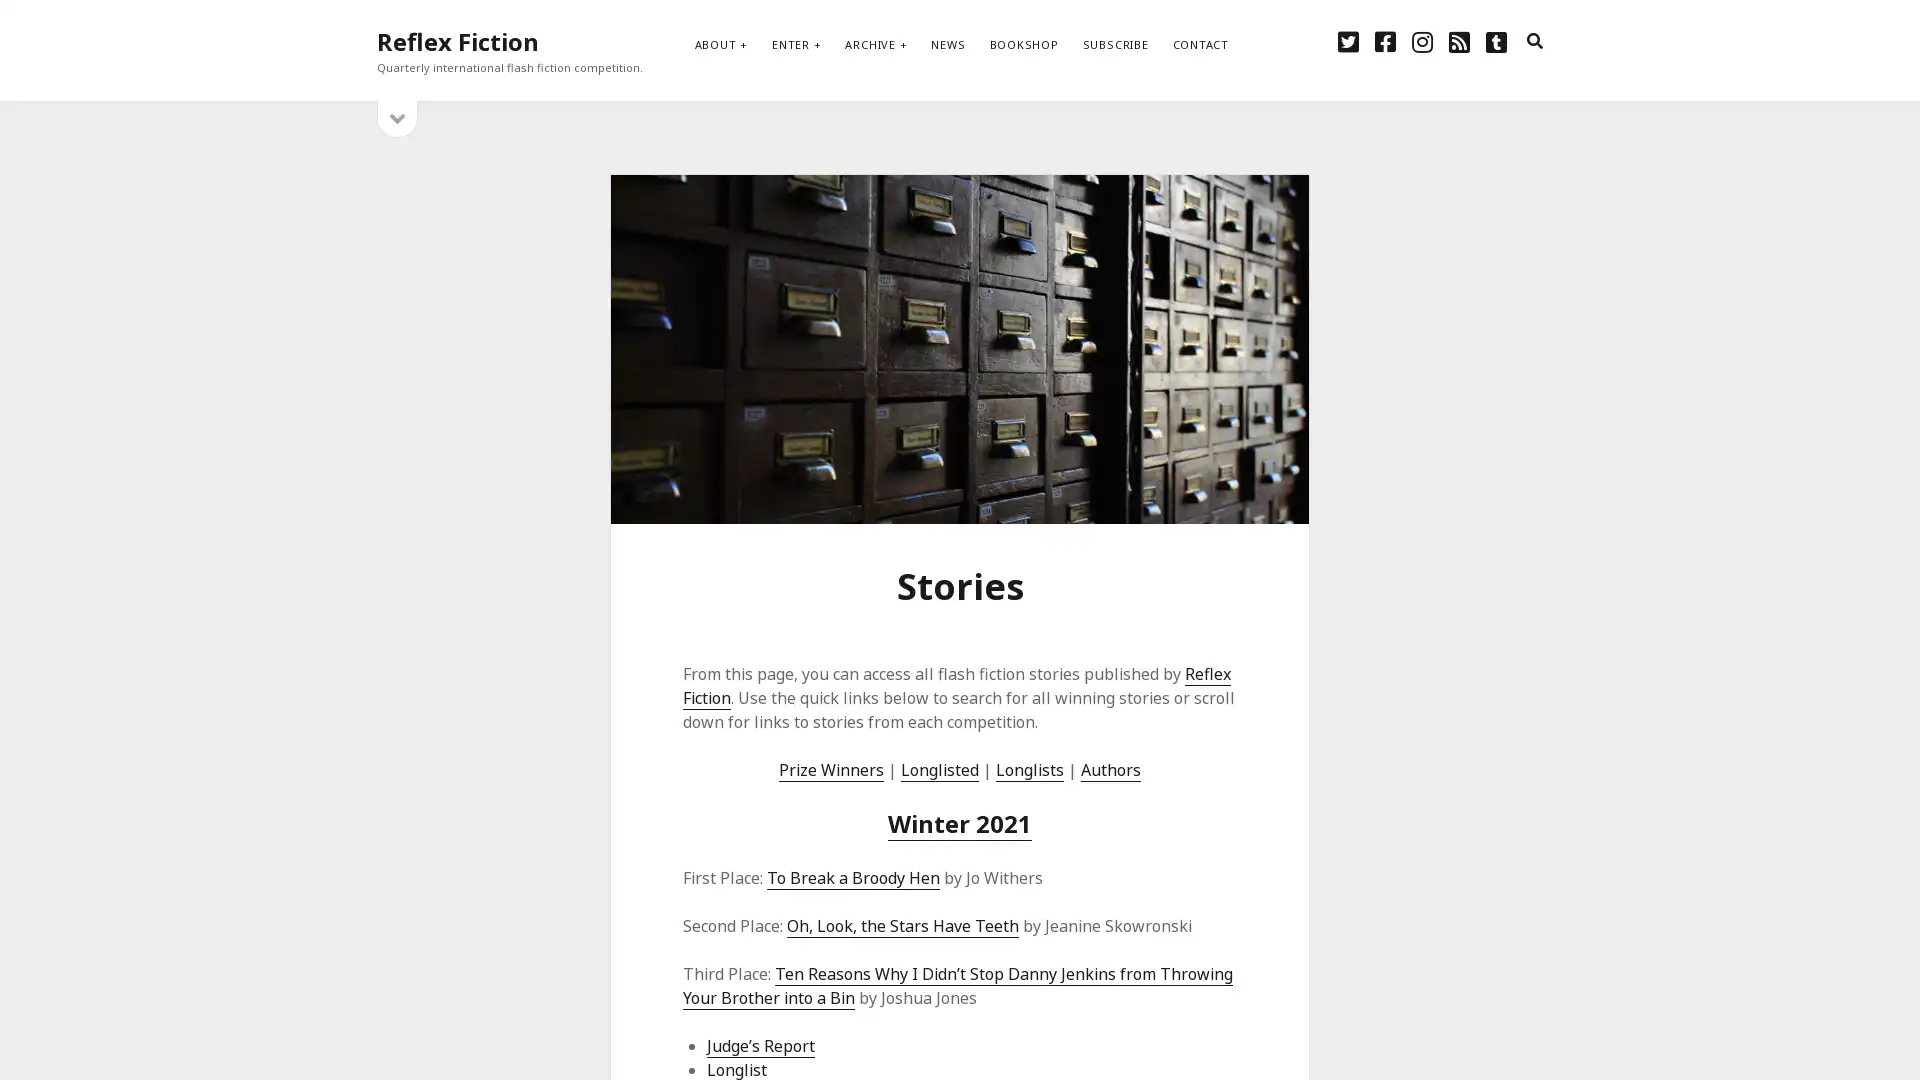  Describe the element at coordinates (1534, 42) in the screenshot. I see `search` at that location.